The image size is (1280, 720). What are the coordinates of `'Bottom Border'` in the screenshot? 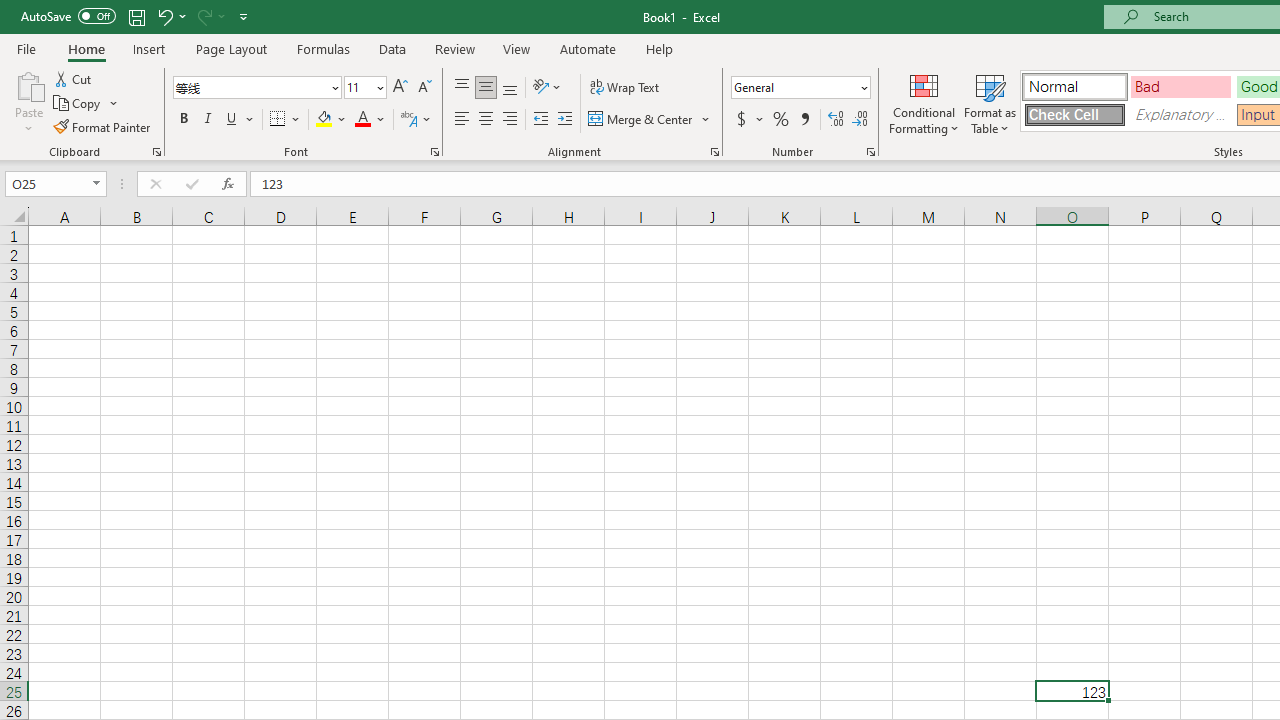 It's located at (277, 119).